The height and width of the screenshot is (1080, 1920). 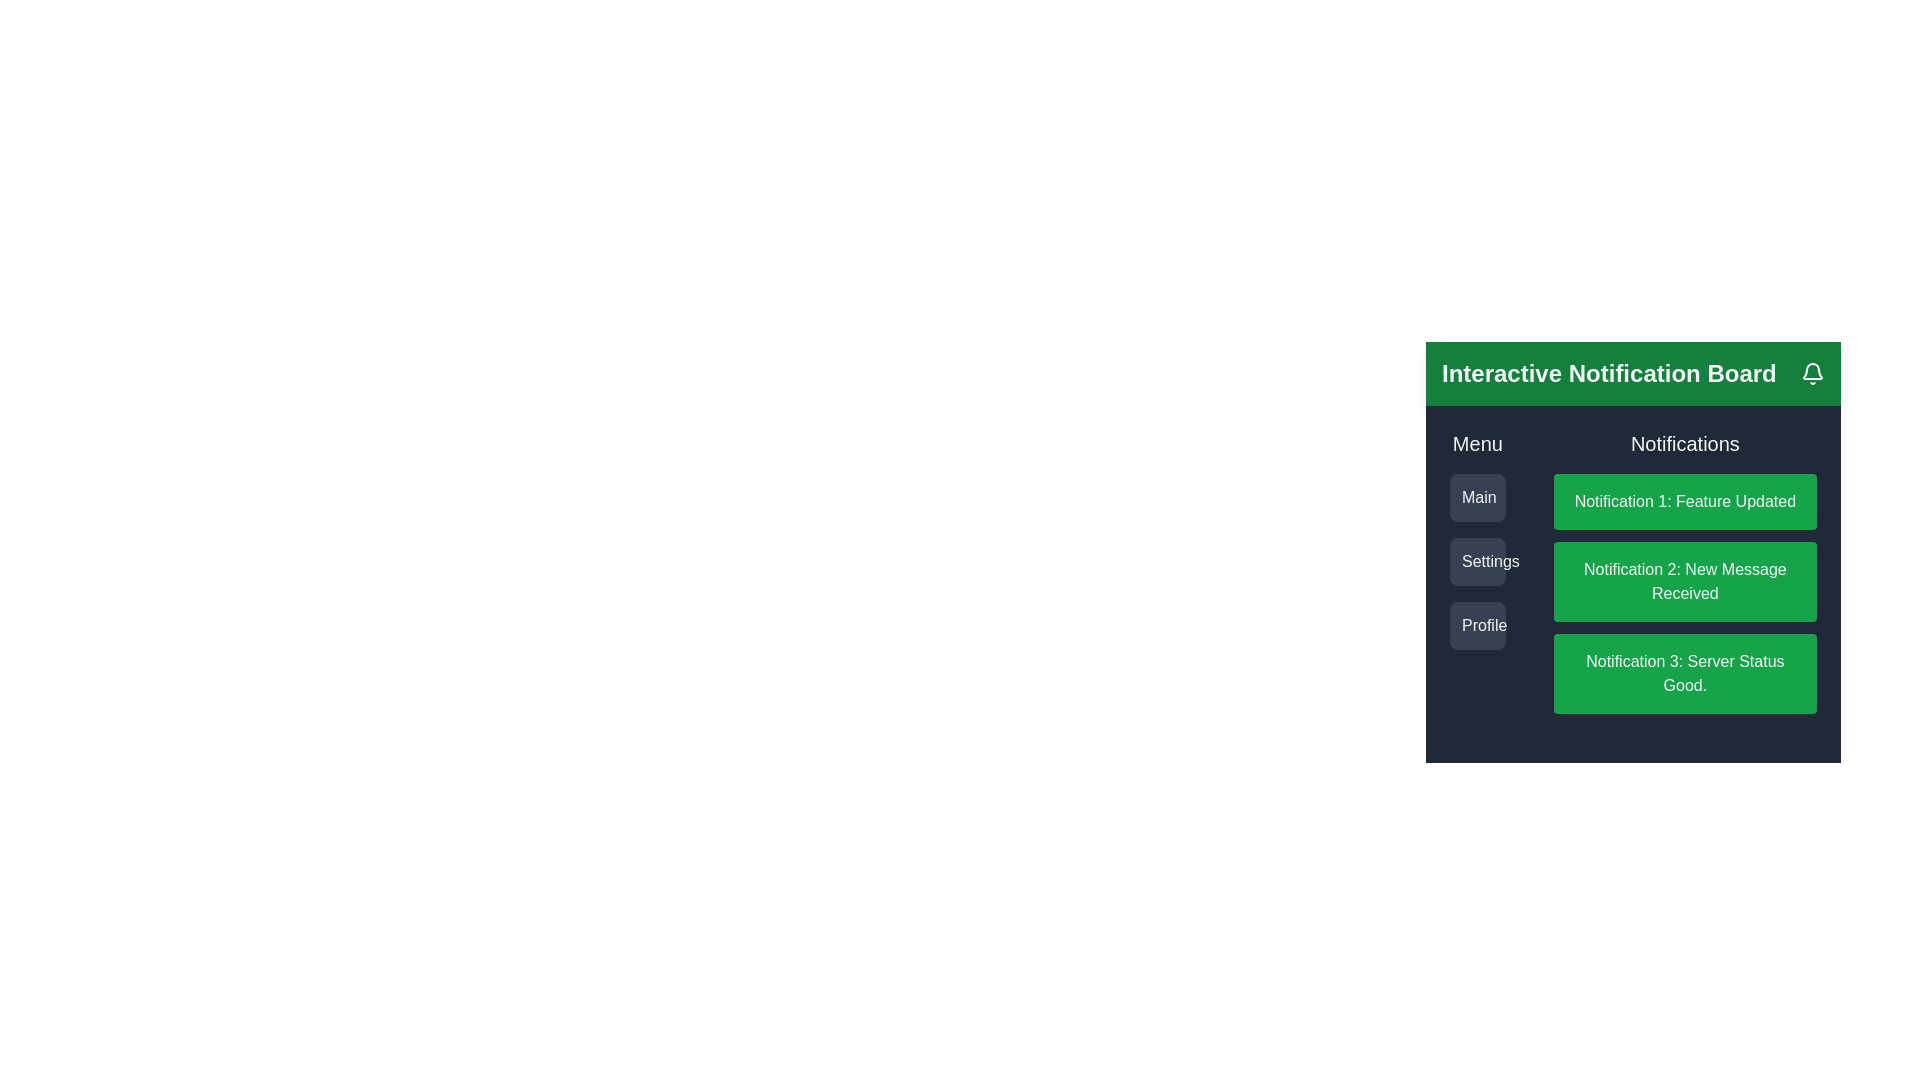 What do you see at coordinates (1477, 562) in the screenshot?
I see `the second button in the vertical stack under the 'Menu' section to trigger the hover effect` at bounding box center [1477, 562].